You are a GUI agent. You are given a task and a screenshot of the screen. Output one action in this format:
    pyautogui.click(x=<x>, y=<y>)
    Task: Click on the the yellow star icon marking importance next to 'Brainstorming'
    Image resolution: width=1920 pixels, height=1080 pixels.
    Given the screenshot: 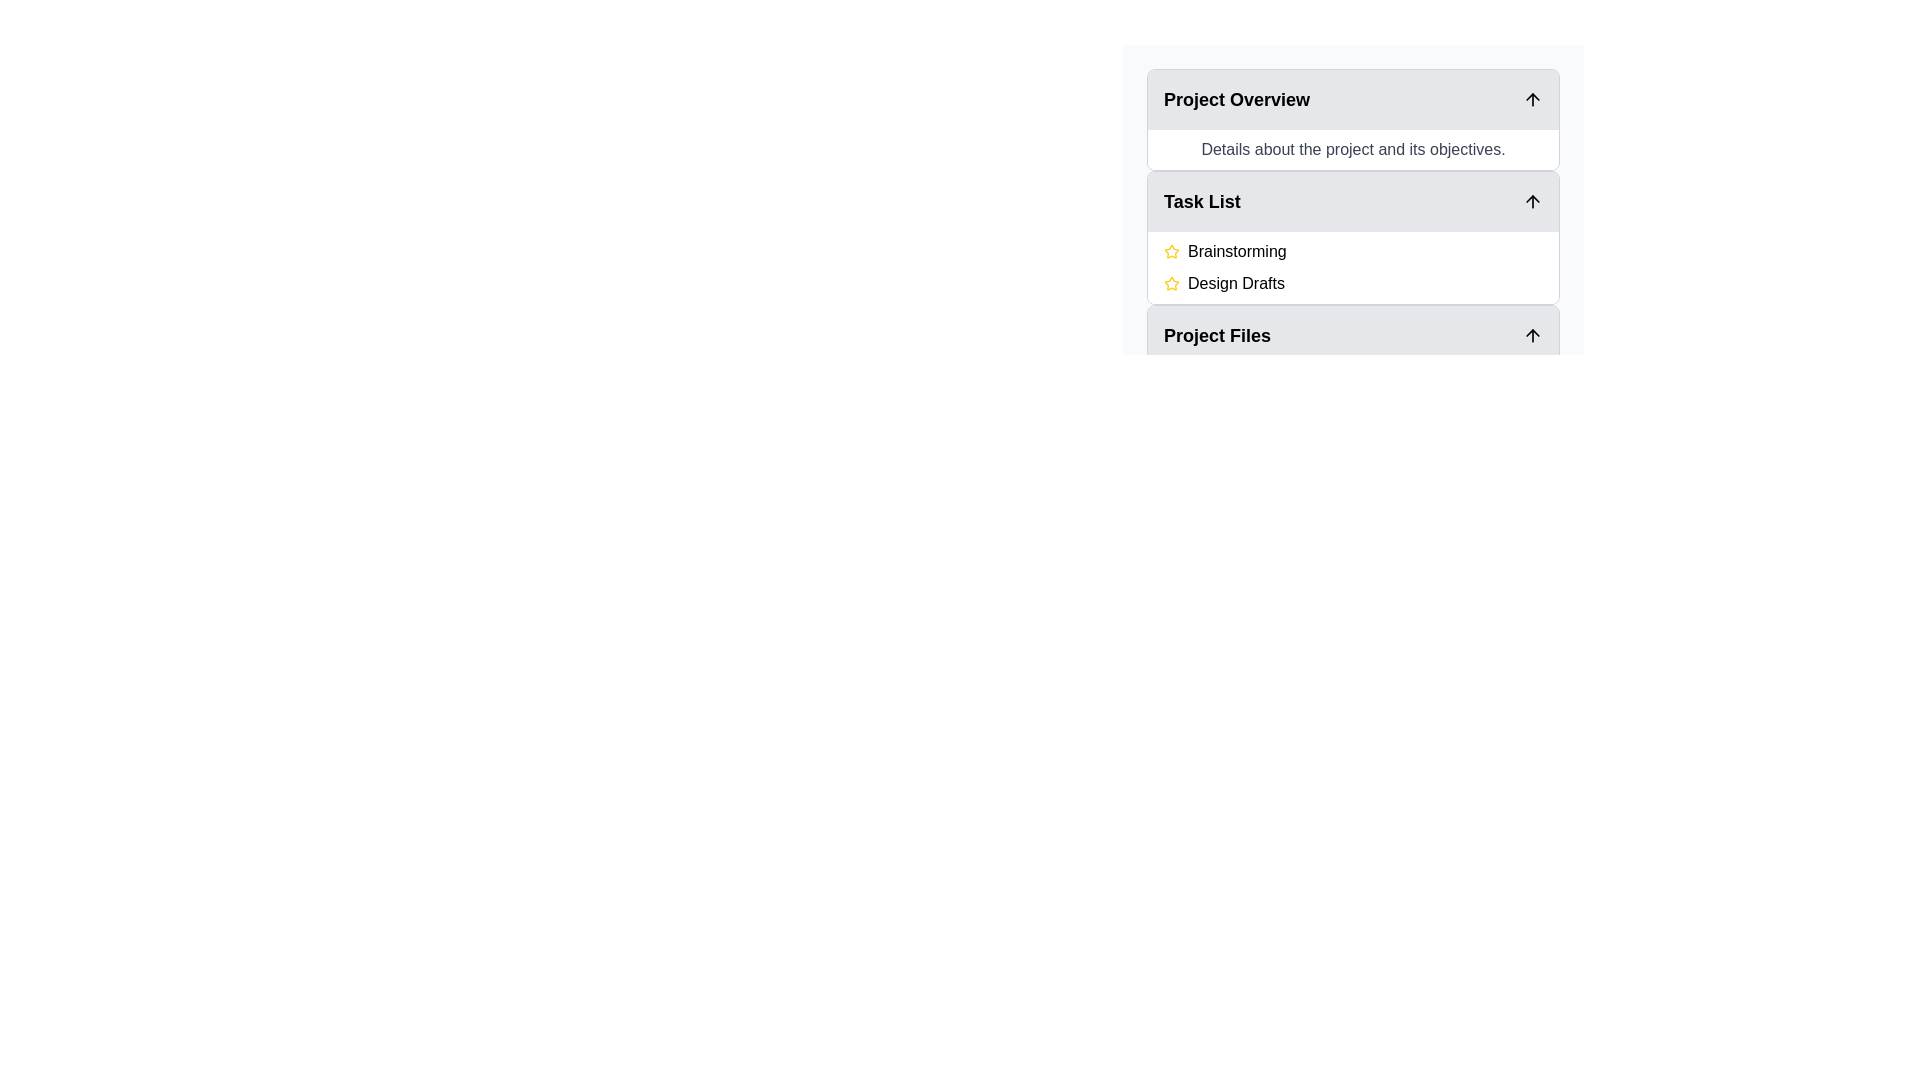 What is the action you would take?
    pyautogui.click(x=1171, y=282)
    